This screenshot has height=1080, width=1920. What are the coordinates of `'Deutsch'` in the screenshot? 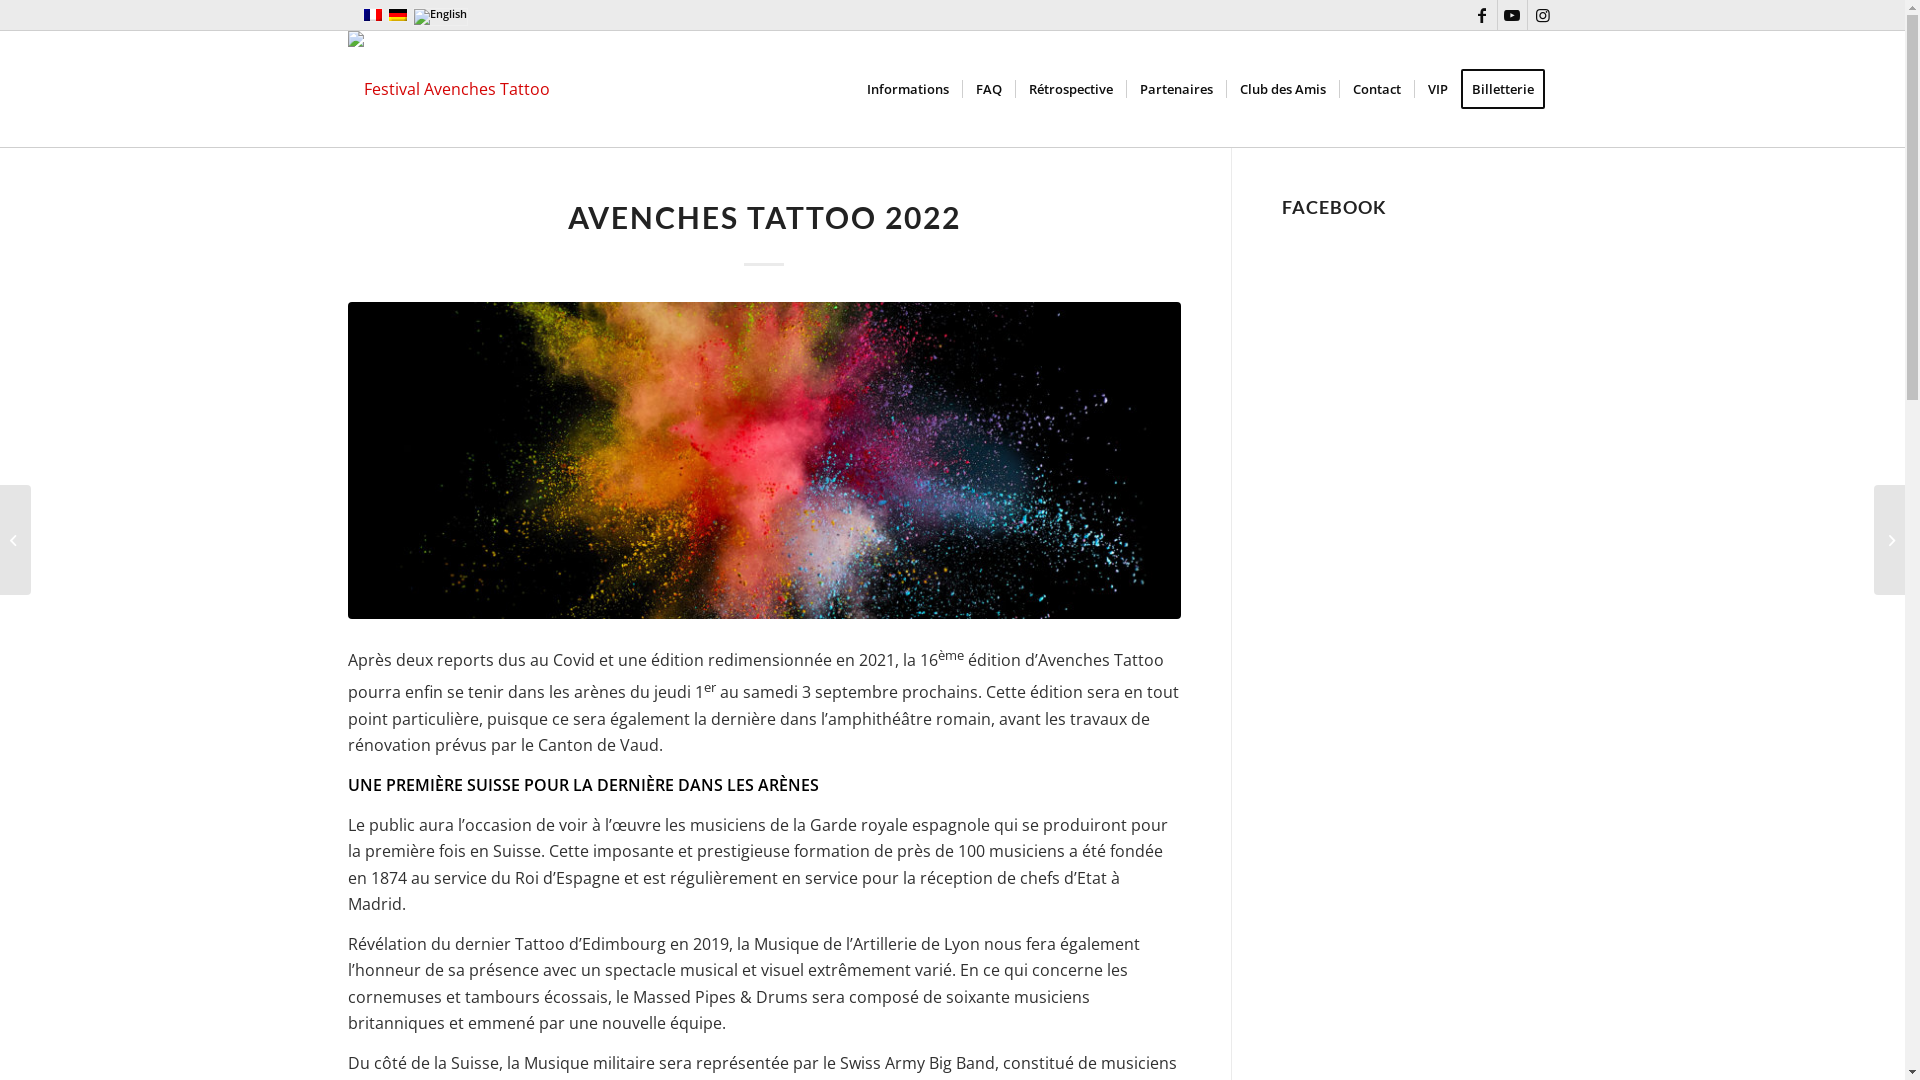 It's located at (398, 15).